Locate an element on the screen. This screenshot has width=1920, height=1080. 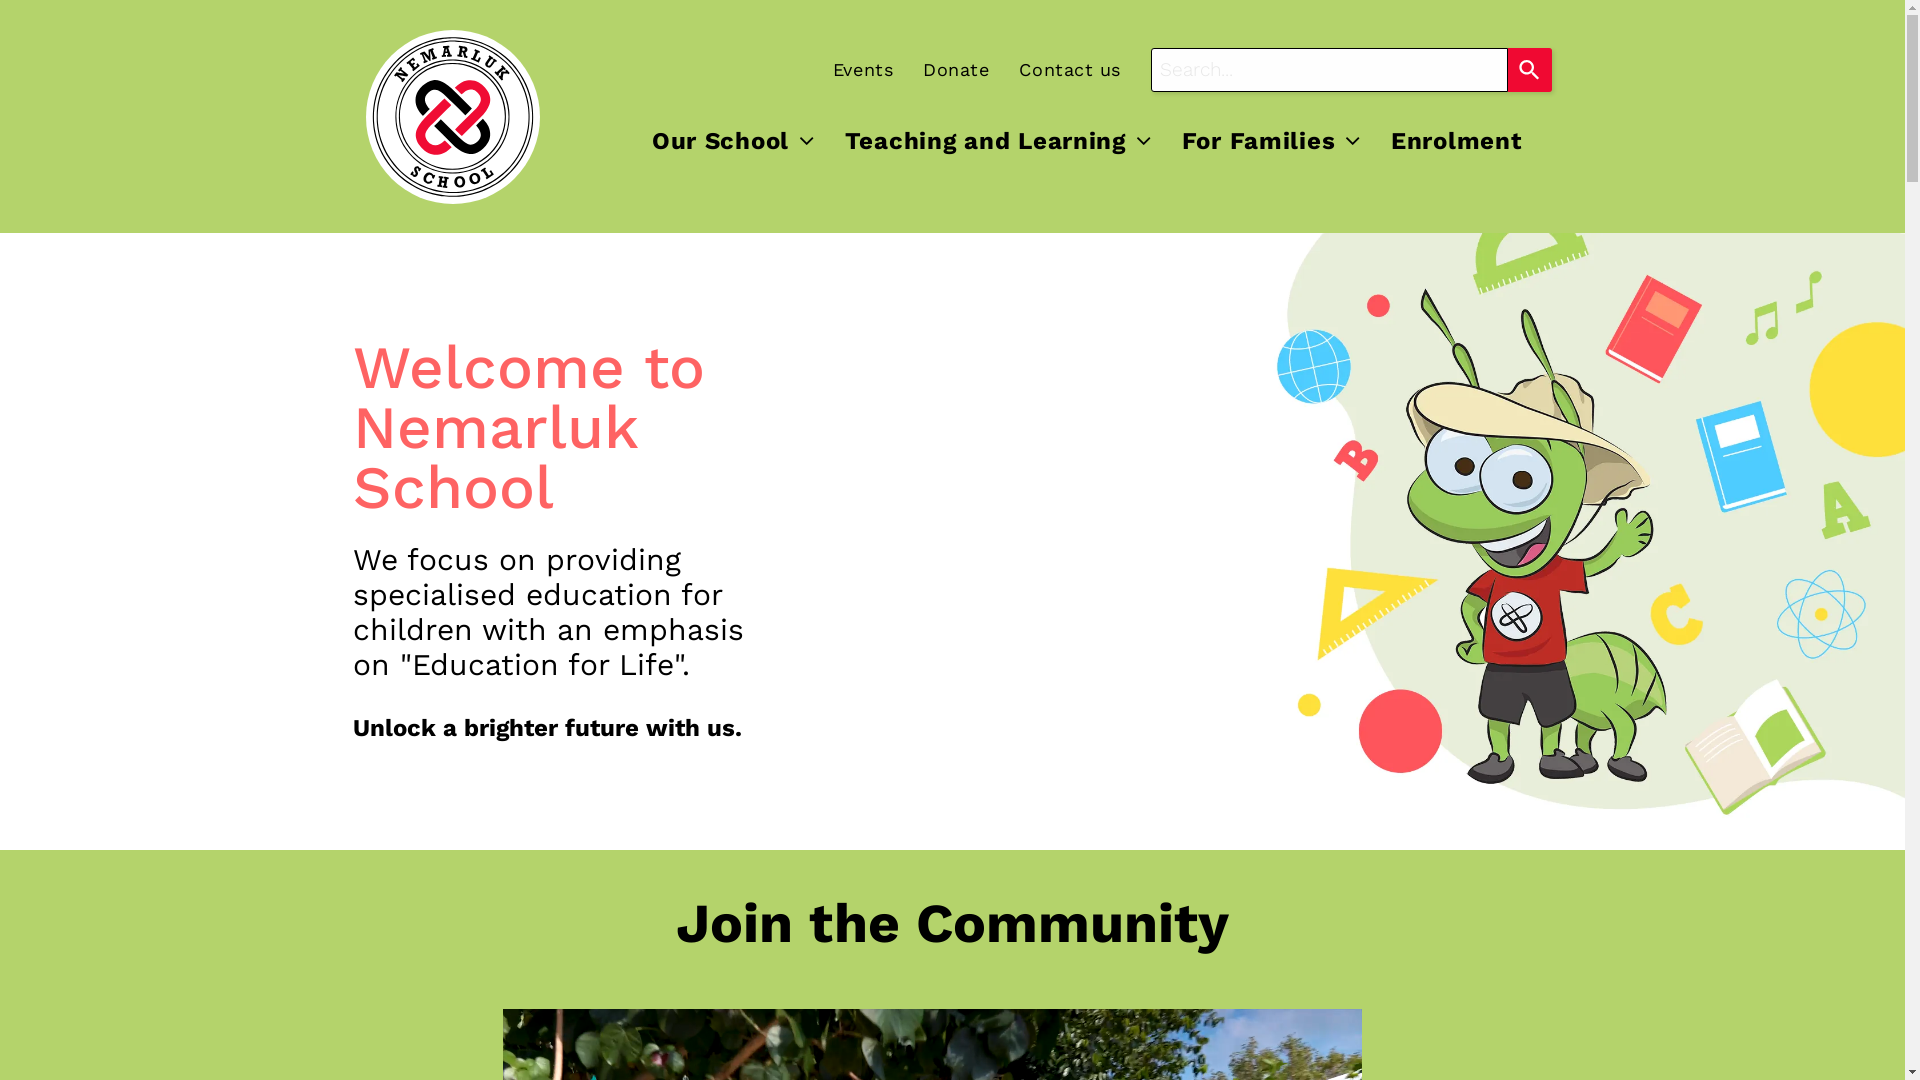
'Events' is located at coordinates (848, 68).